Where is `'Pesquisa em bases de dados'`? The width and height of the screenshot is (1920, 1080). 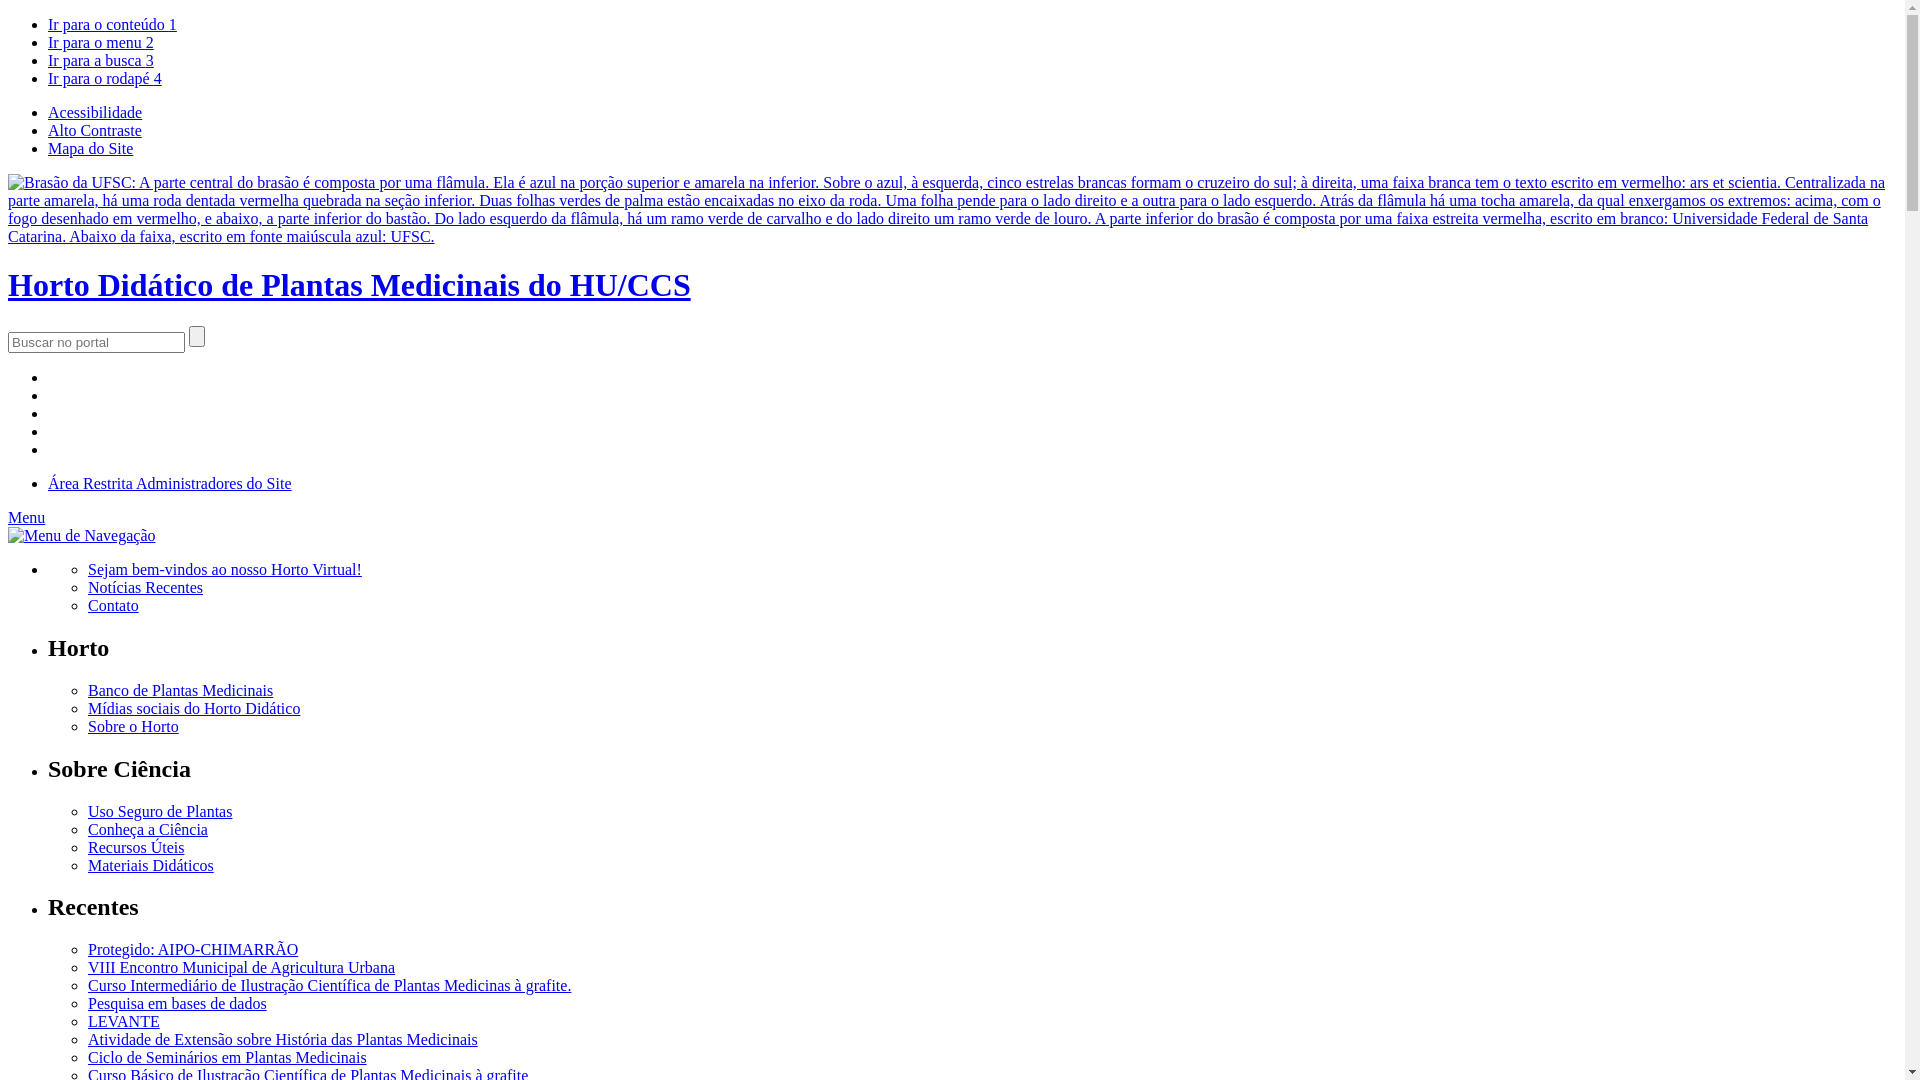
'Pesquisa em bases de dados' is located at coordinates (177, 1003).